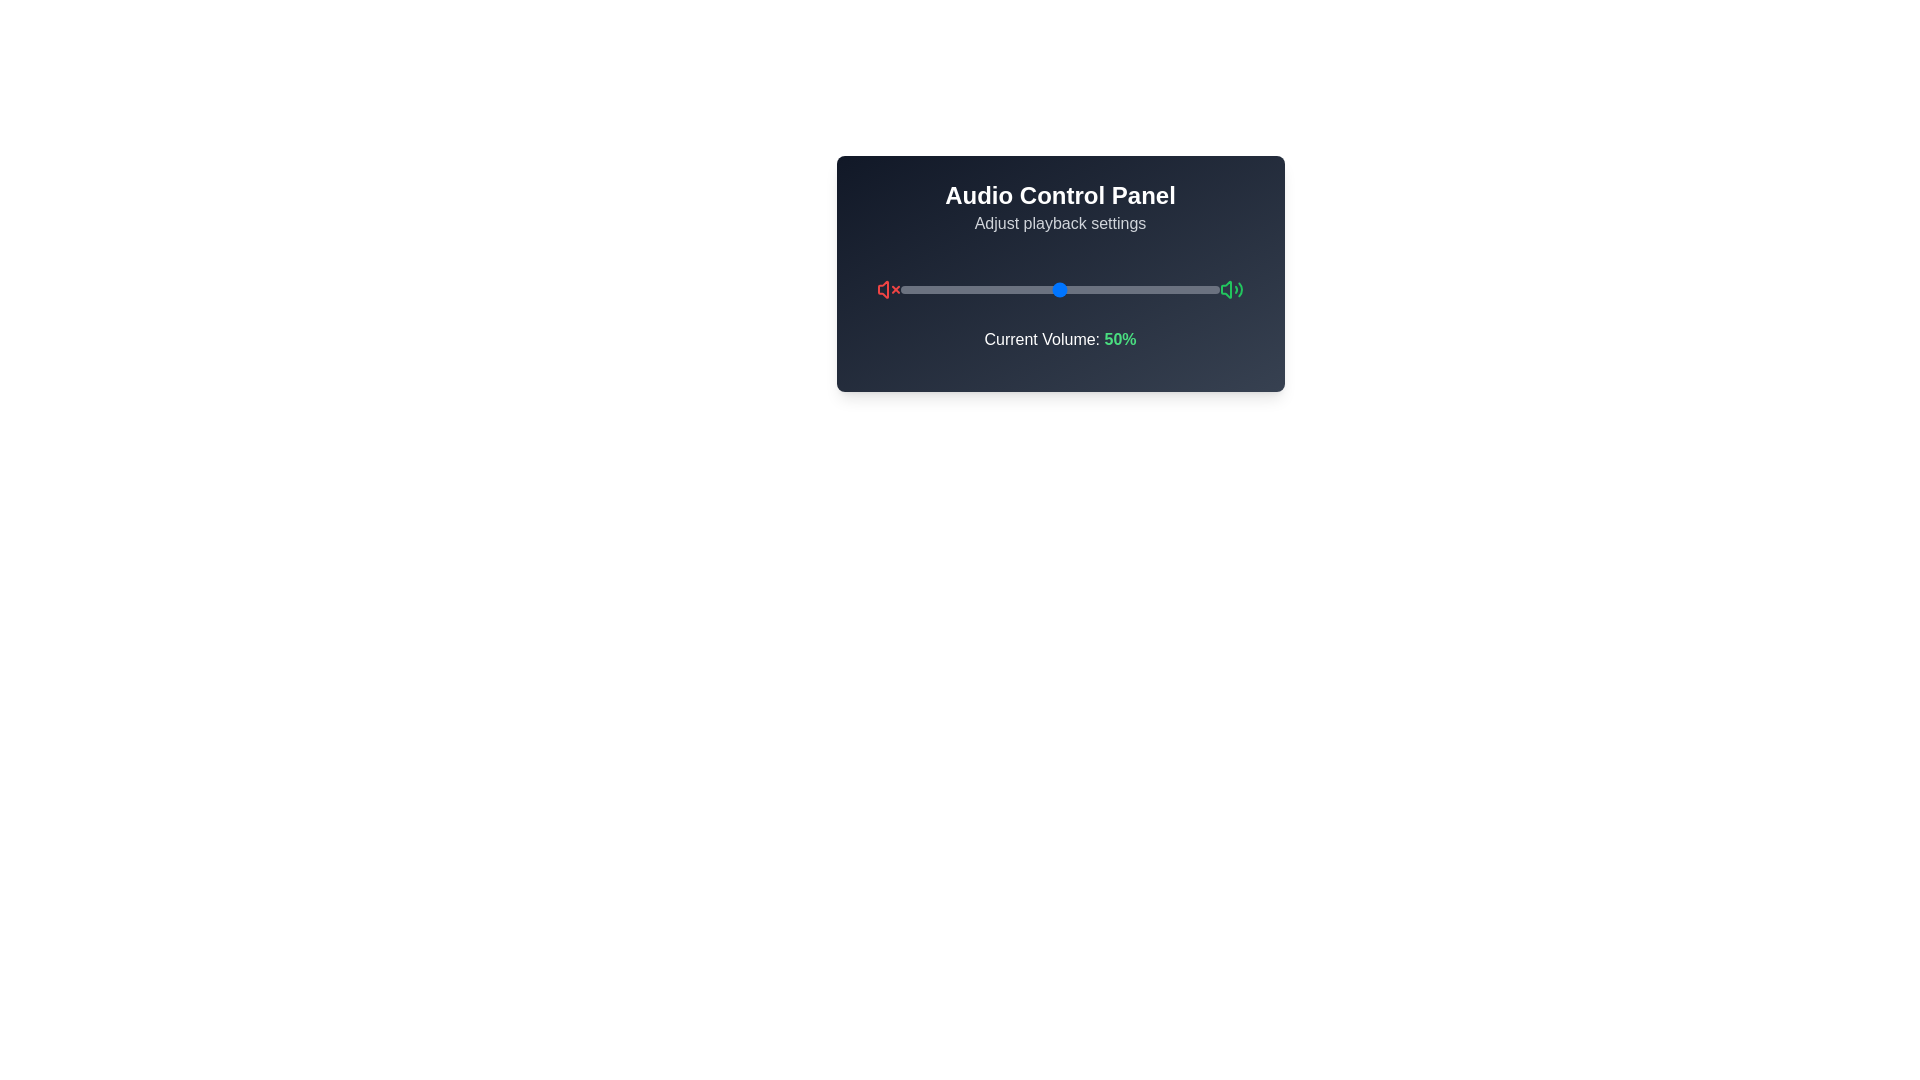 The width and height of the screenshot is (1920, 1080). Describe the element at coordinates (1022, 289) in the screenshot. I see `the volume slider to set the volume to 38%` at that location.